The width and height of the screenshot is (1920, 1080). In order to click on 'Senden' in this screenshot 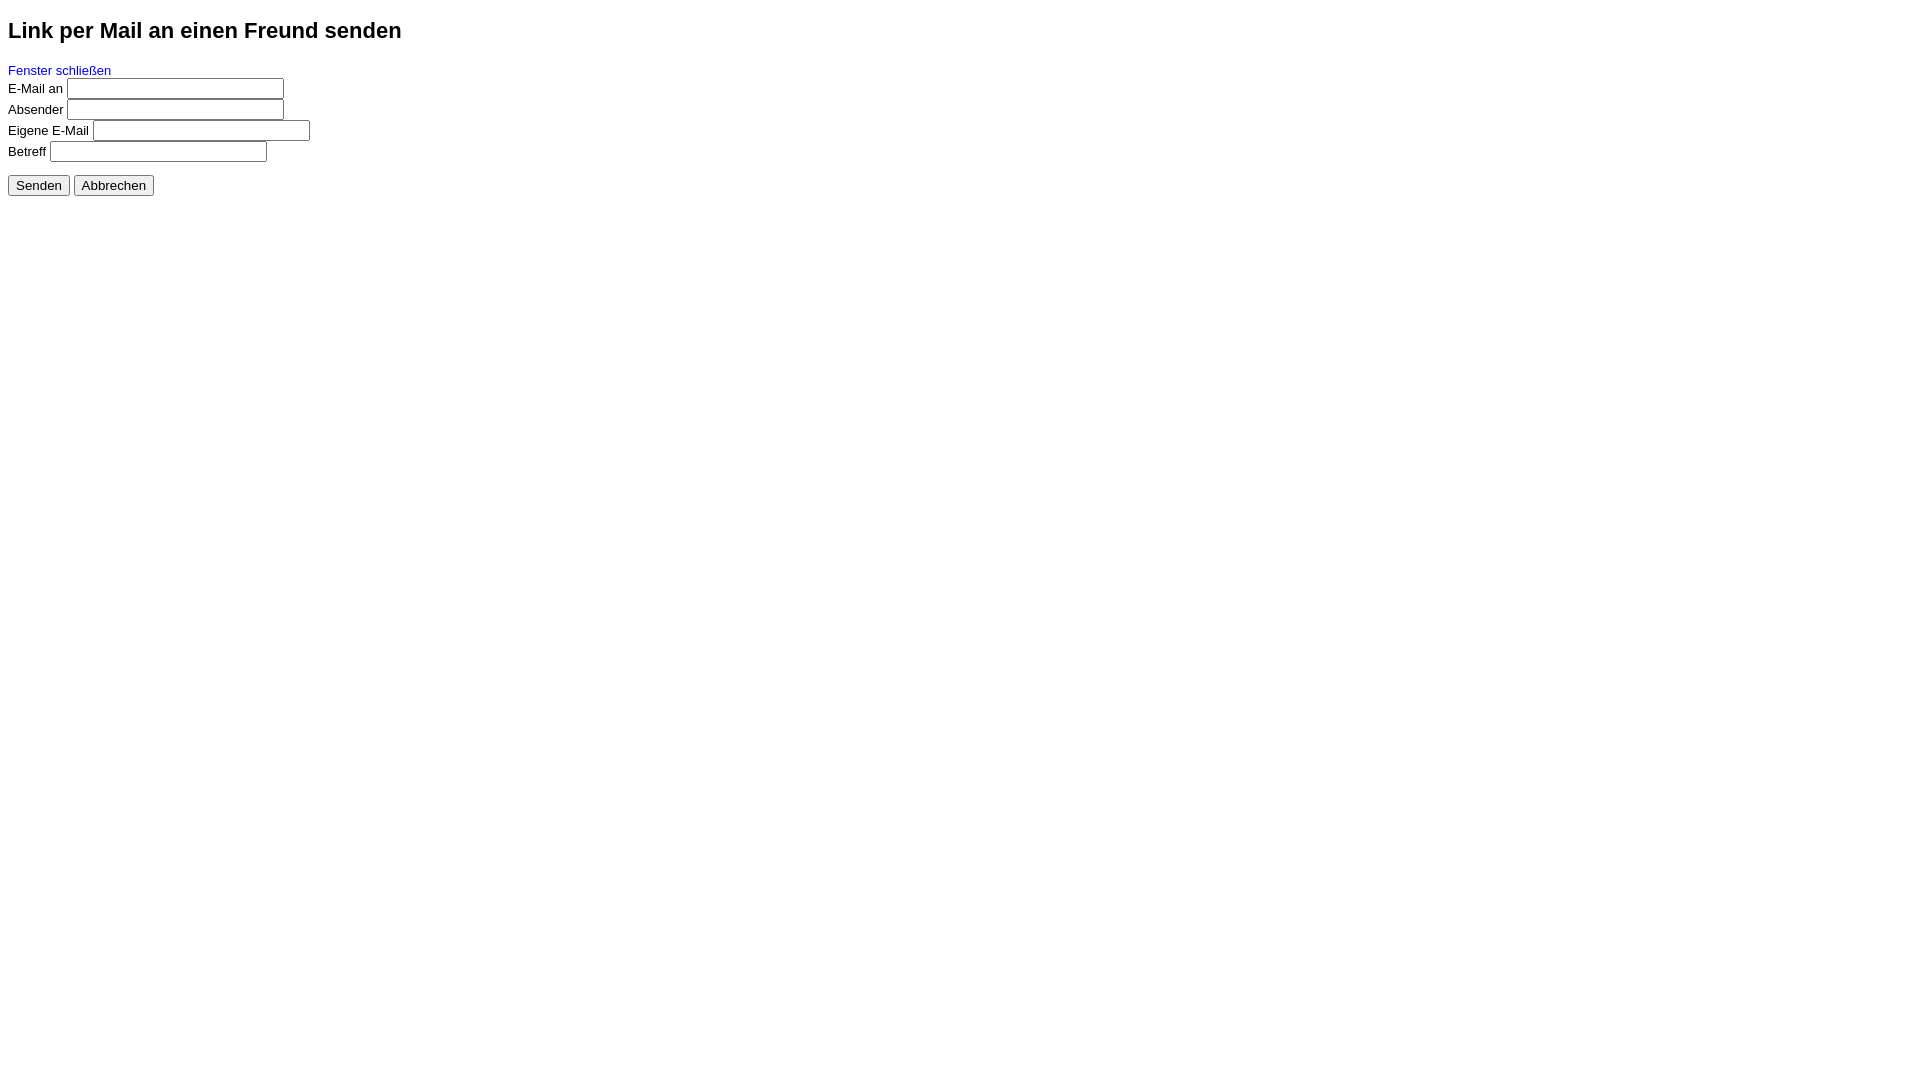, I will do `click(38, 184)`.